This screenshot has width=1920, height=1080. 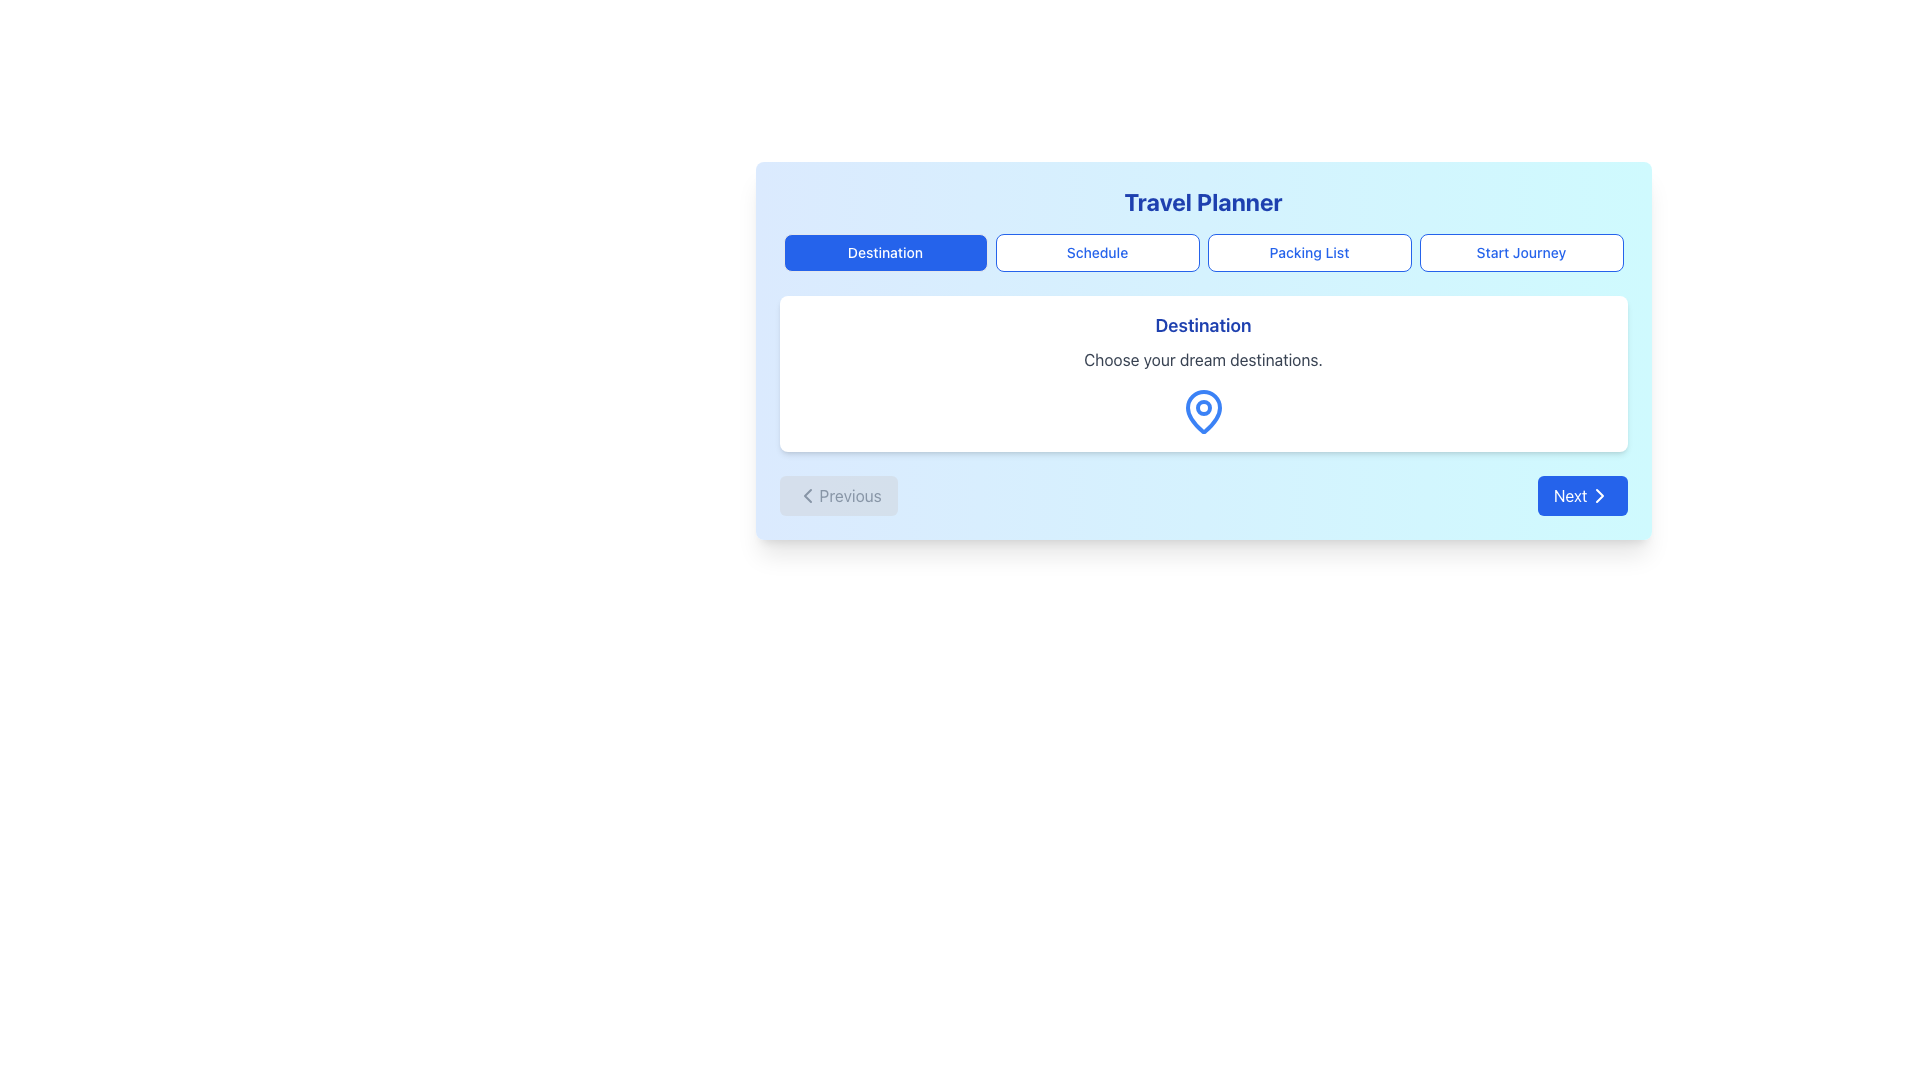 What do you see at coordinates (1309, 252) in the screenshot?
I see `the 'Packing List' button, which is the third button in the set of four buttons aligned horizontally, featuring a blue text on a white background with a blue border, to interact with potential hover effects` at bounding box center [1309, 252].